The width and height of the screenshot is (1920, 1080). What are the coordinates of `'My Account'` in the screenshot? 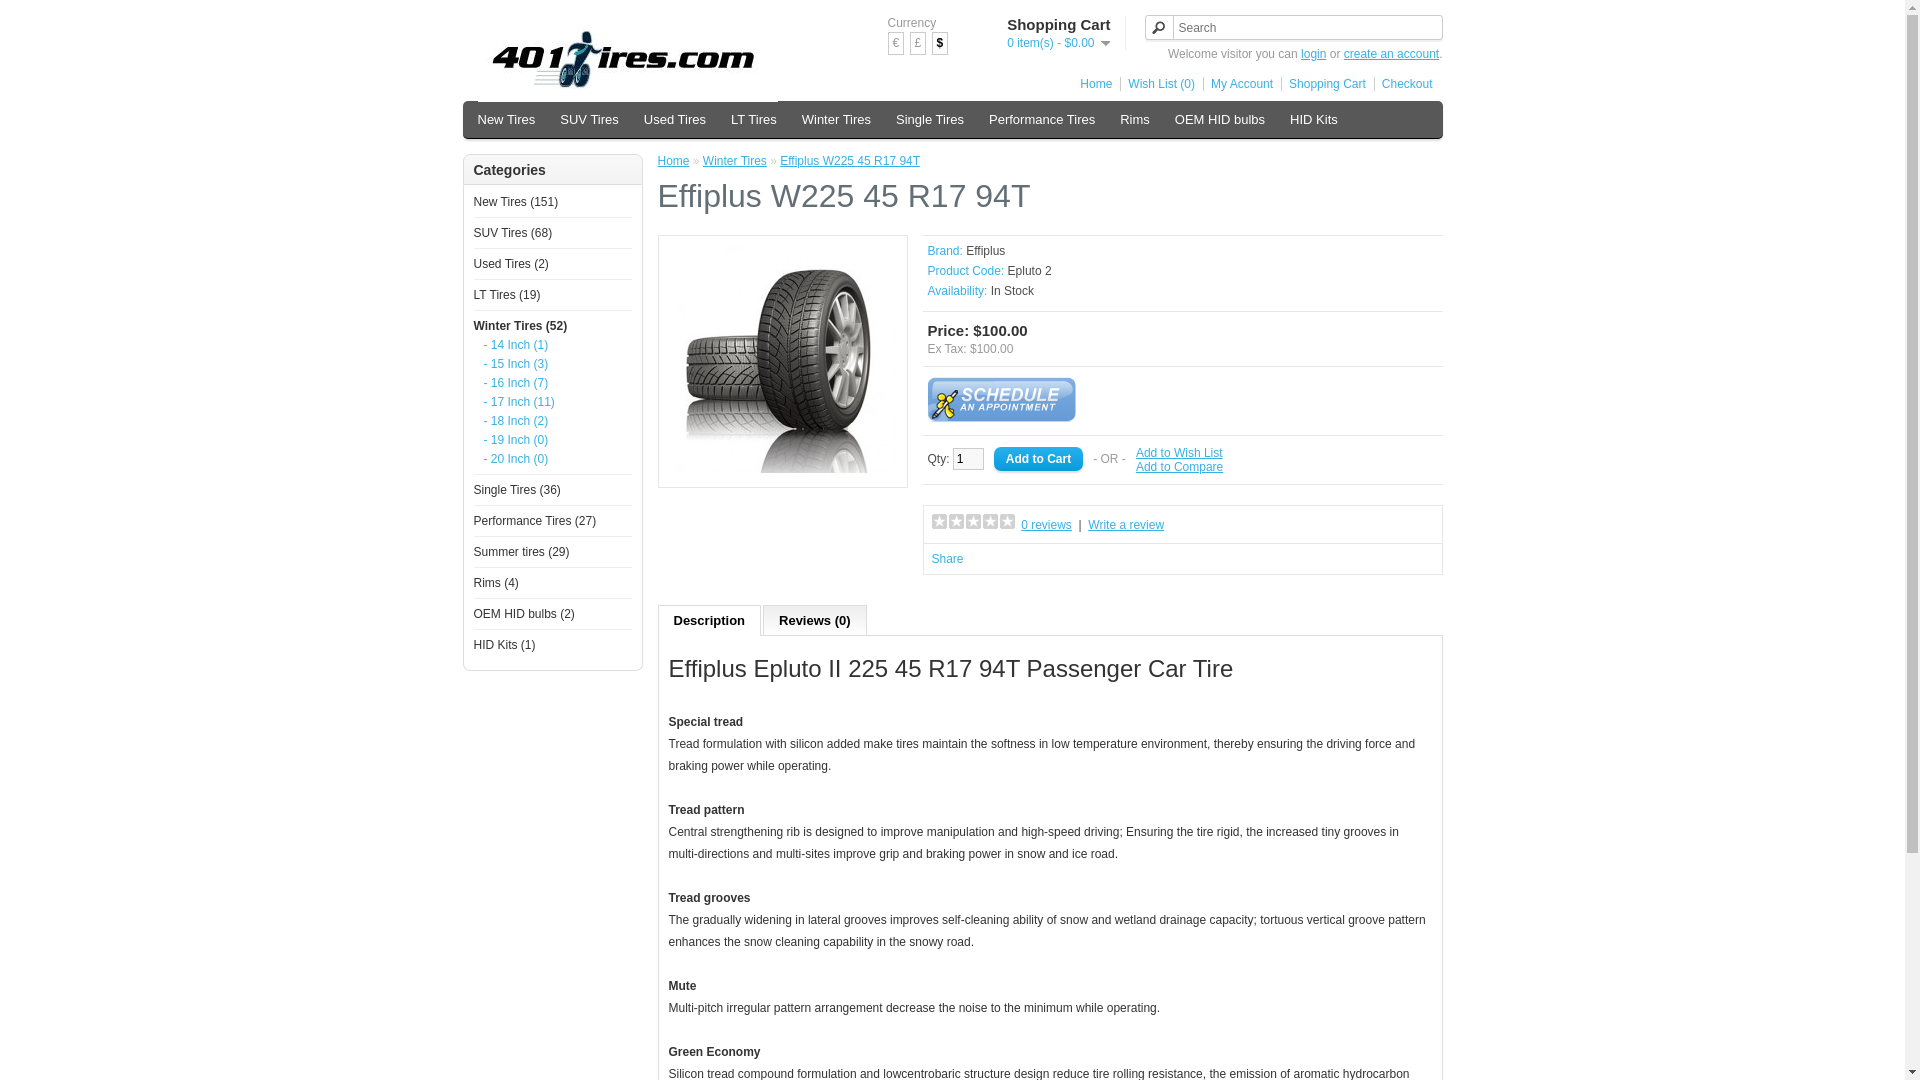 It's located at (1237, 83).